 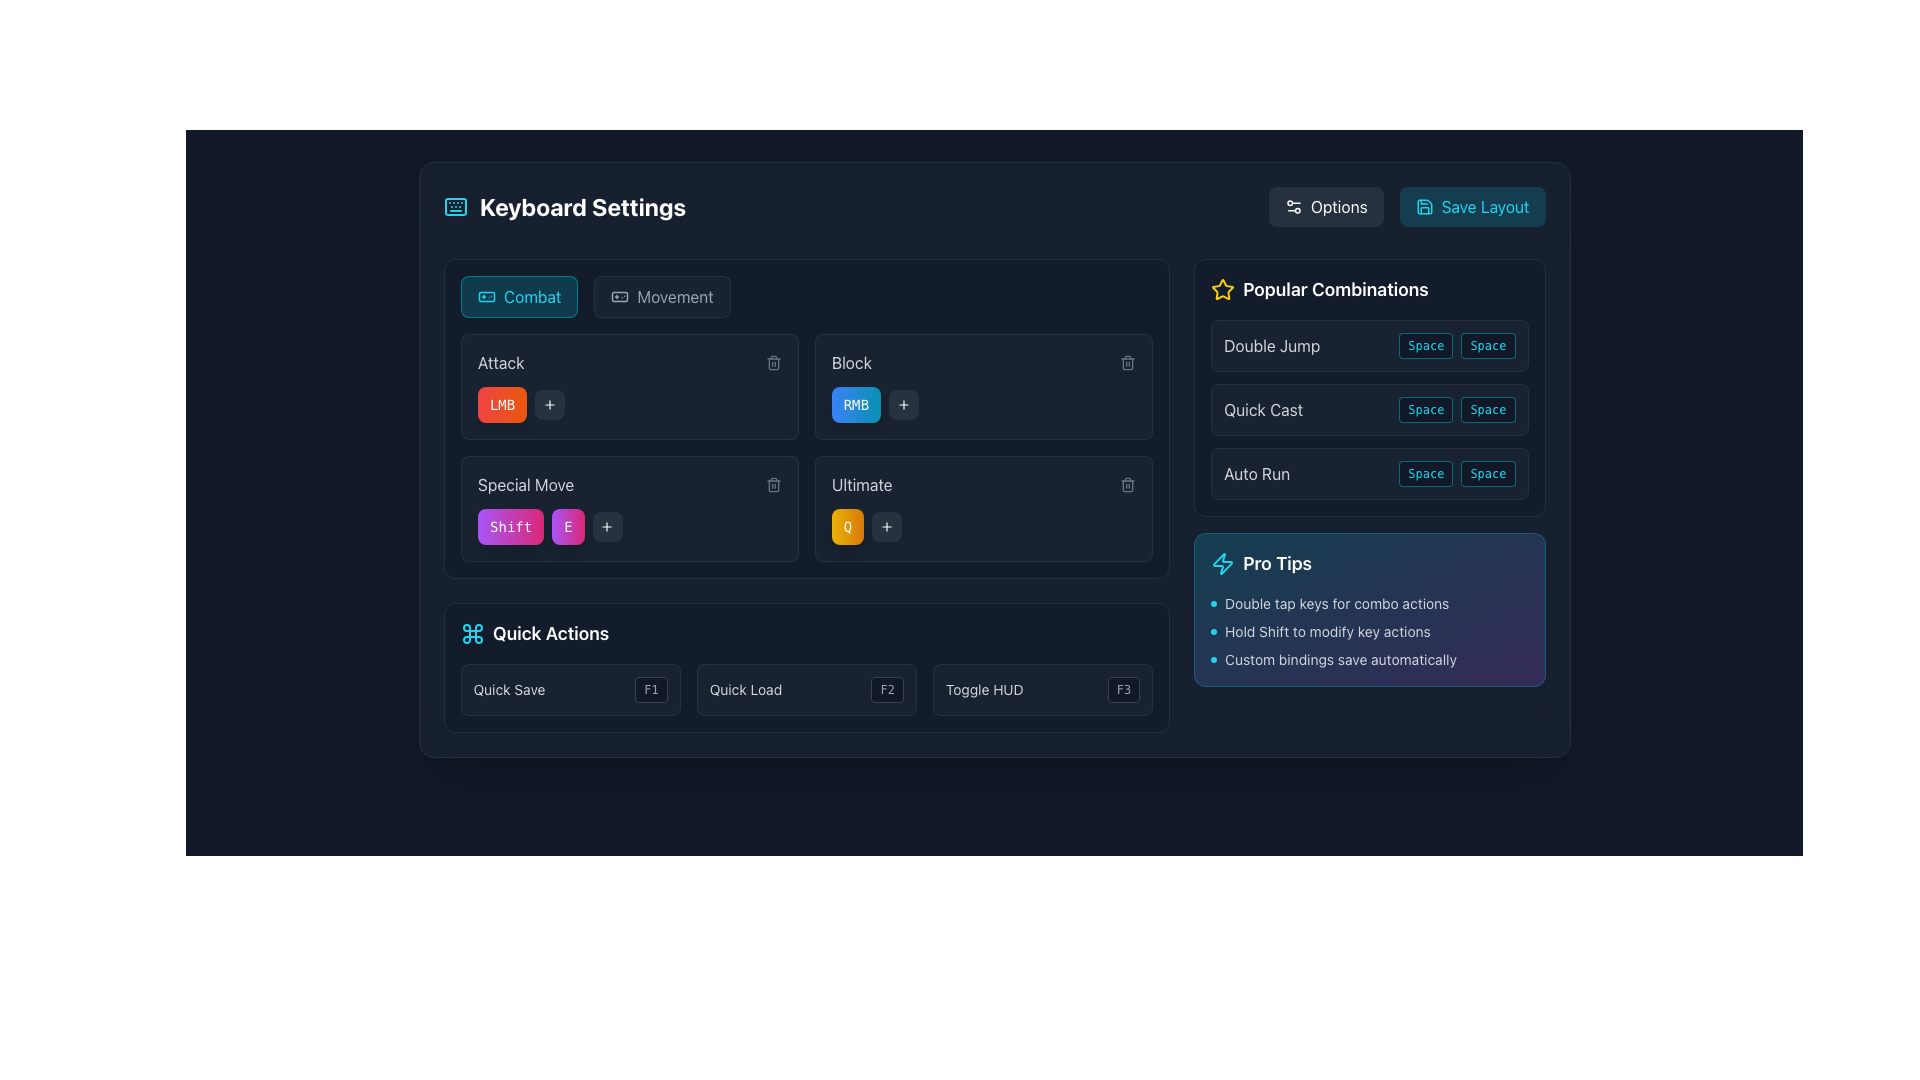 I want to click on informational text label 'Custom bindings save automatically' located at the bottom of the 'Pro Tips' list, which is accompanied by a small cyan circular icon, so click(x=1368, y=659).